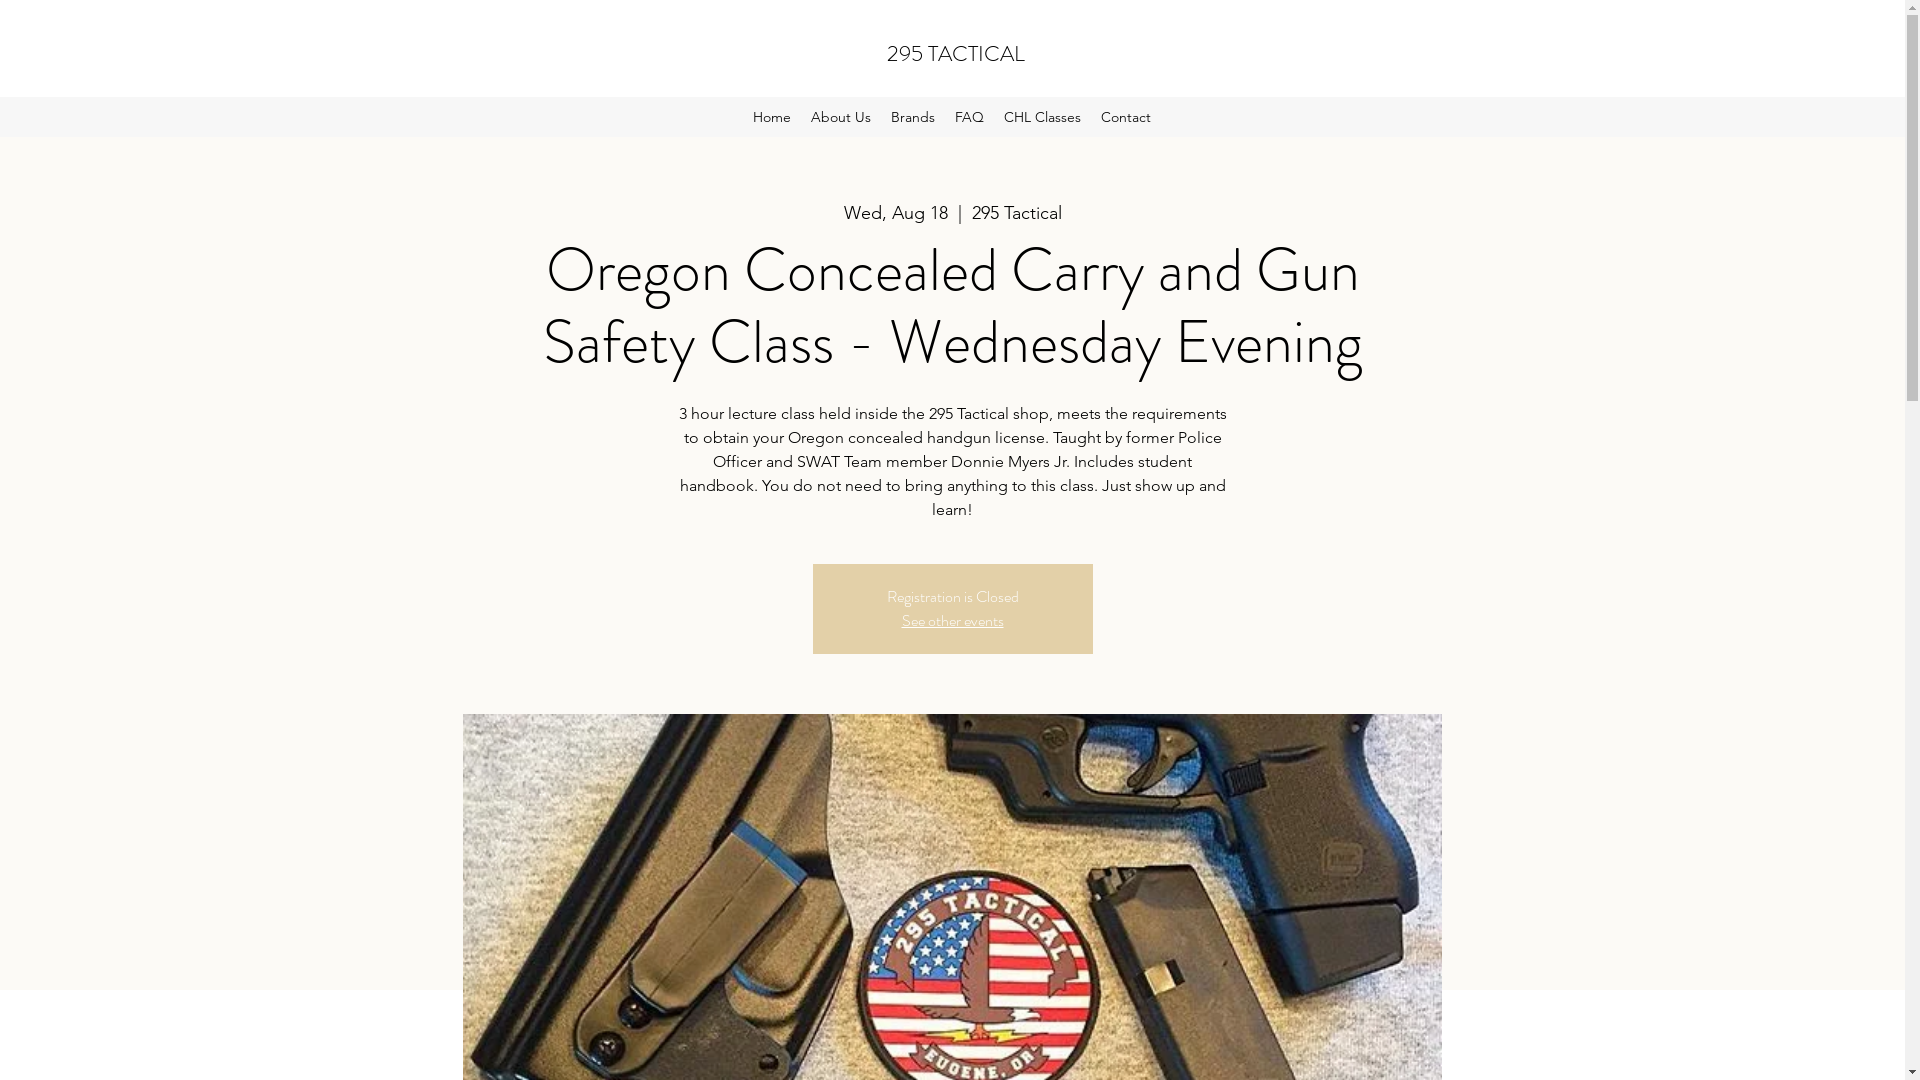  What do you see at coordinates (969, 116) in the screenshot?
I see `'FAQ'` at bounding box center [969, 116].